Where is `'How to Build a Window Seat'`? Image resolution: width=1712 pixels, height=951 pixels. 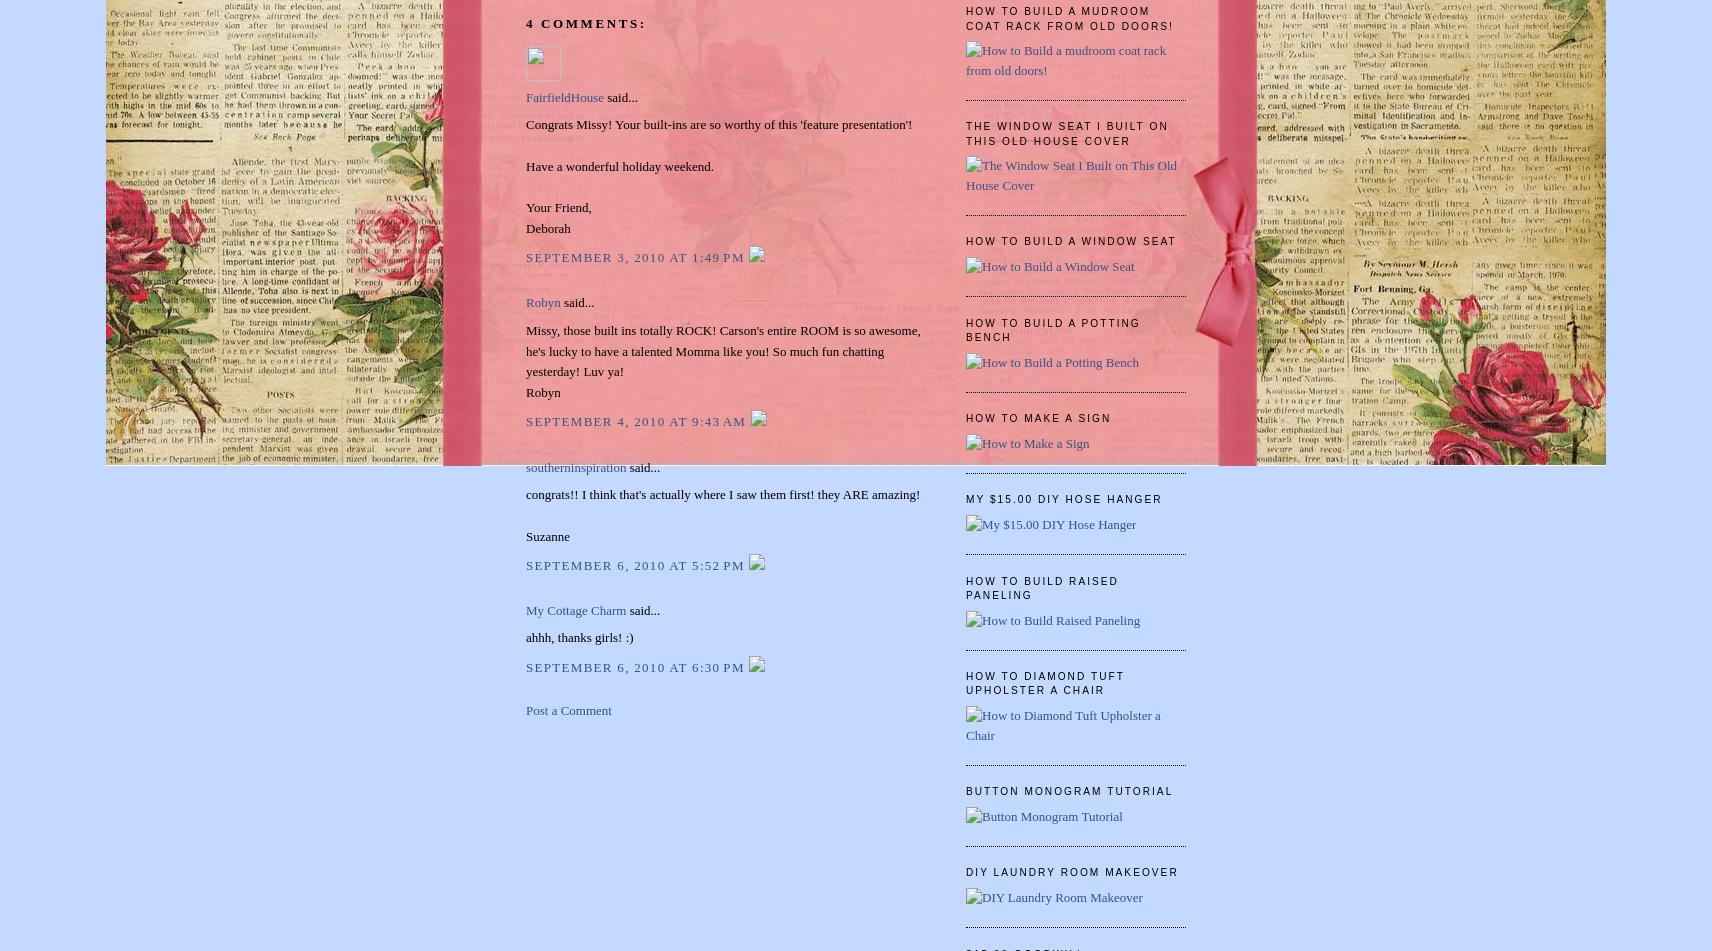
'How to Build a Window Seat' is located at coordinates (1071, 241).